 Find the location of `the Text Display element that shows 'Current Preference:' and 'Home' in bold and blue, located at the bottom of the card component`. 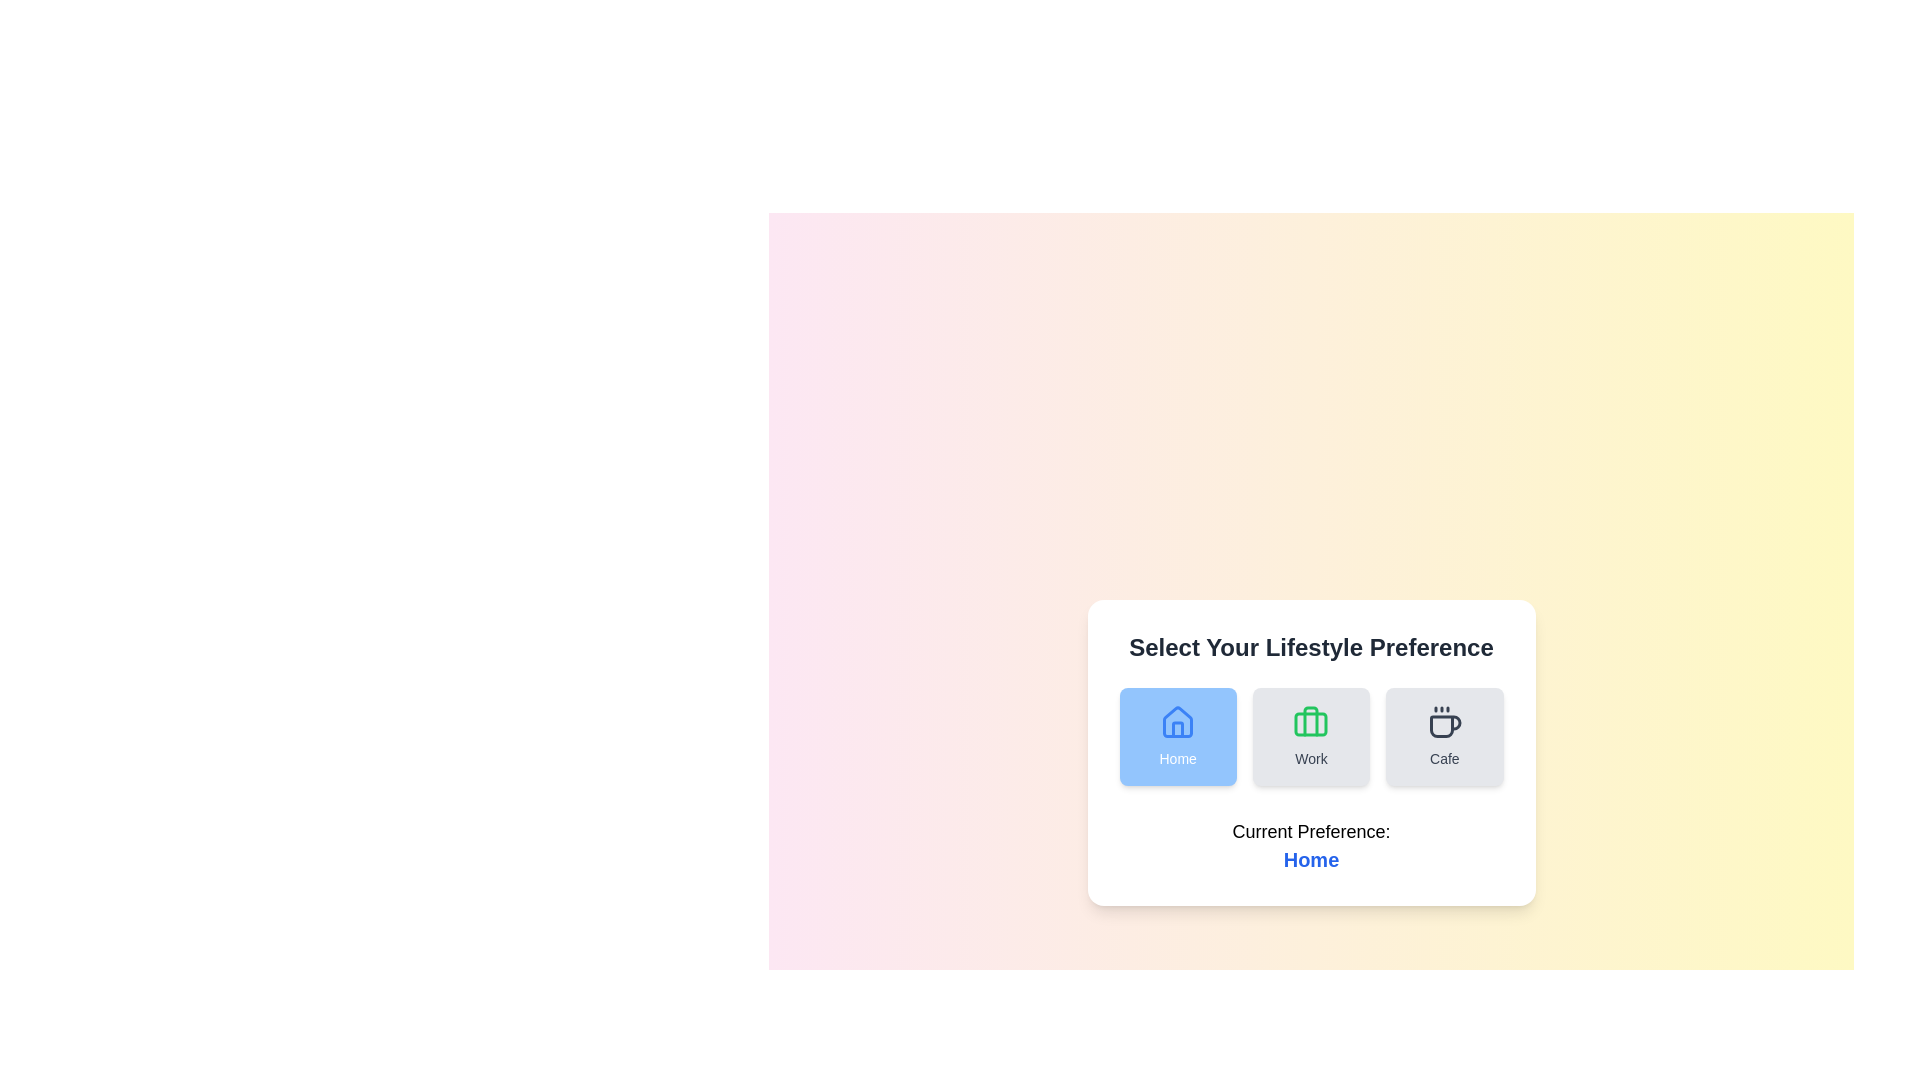

the Text Display element that shows 'Current Preference:' and 'Home' in bold and blue, located at the bottom of the card component is located at coordinates (1311, 845).